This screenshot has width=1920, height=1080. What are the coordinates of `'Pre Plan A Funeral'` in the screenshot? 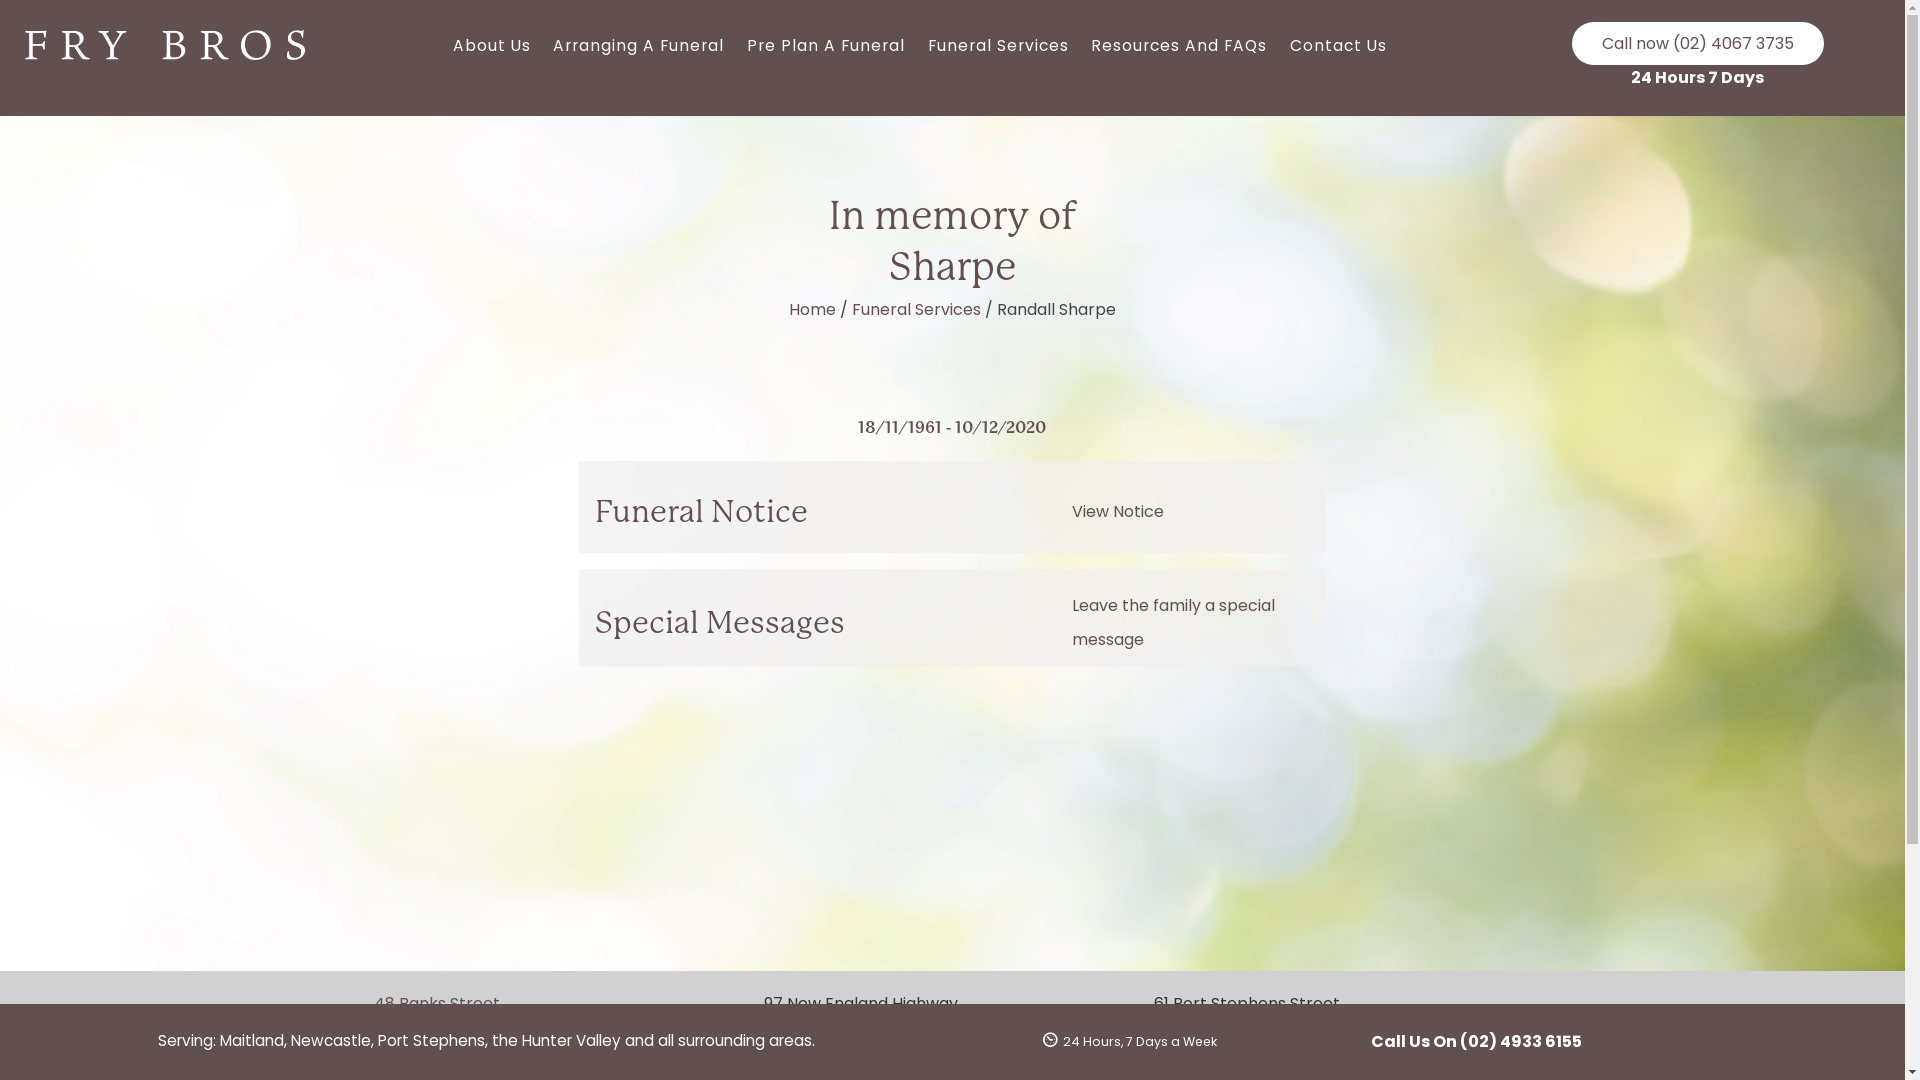 It's located at (826, 45).